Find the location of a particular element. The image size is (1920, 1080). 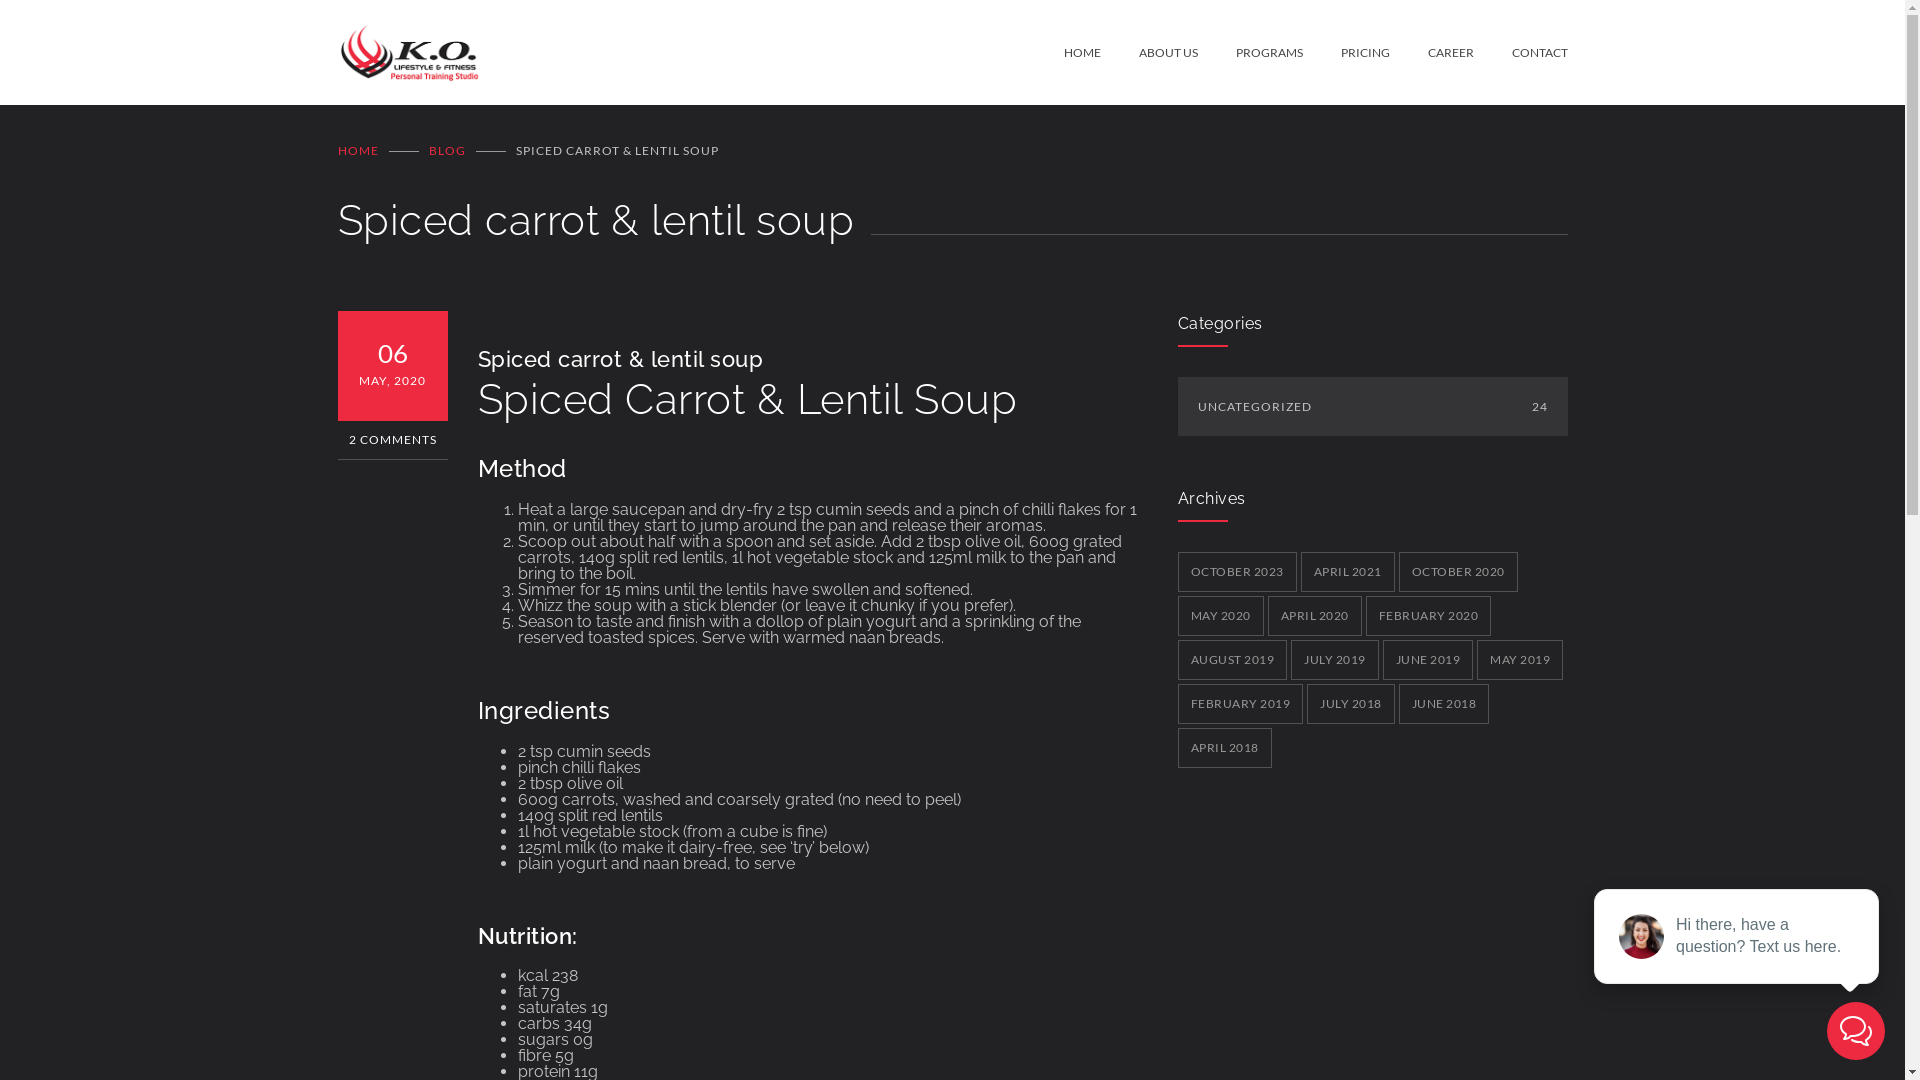

'BLOG' is located at coordinates (445, 149).